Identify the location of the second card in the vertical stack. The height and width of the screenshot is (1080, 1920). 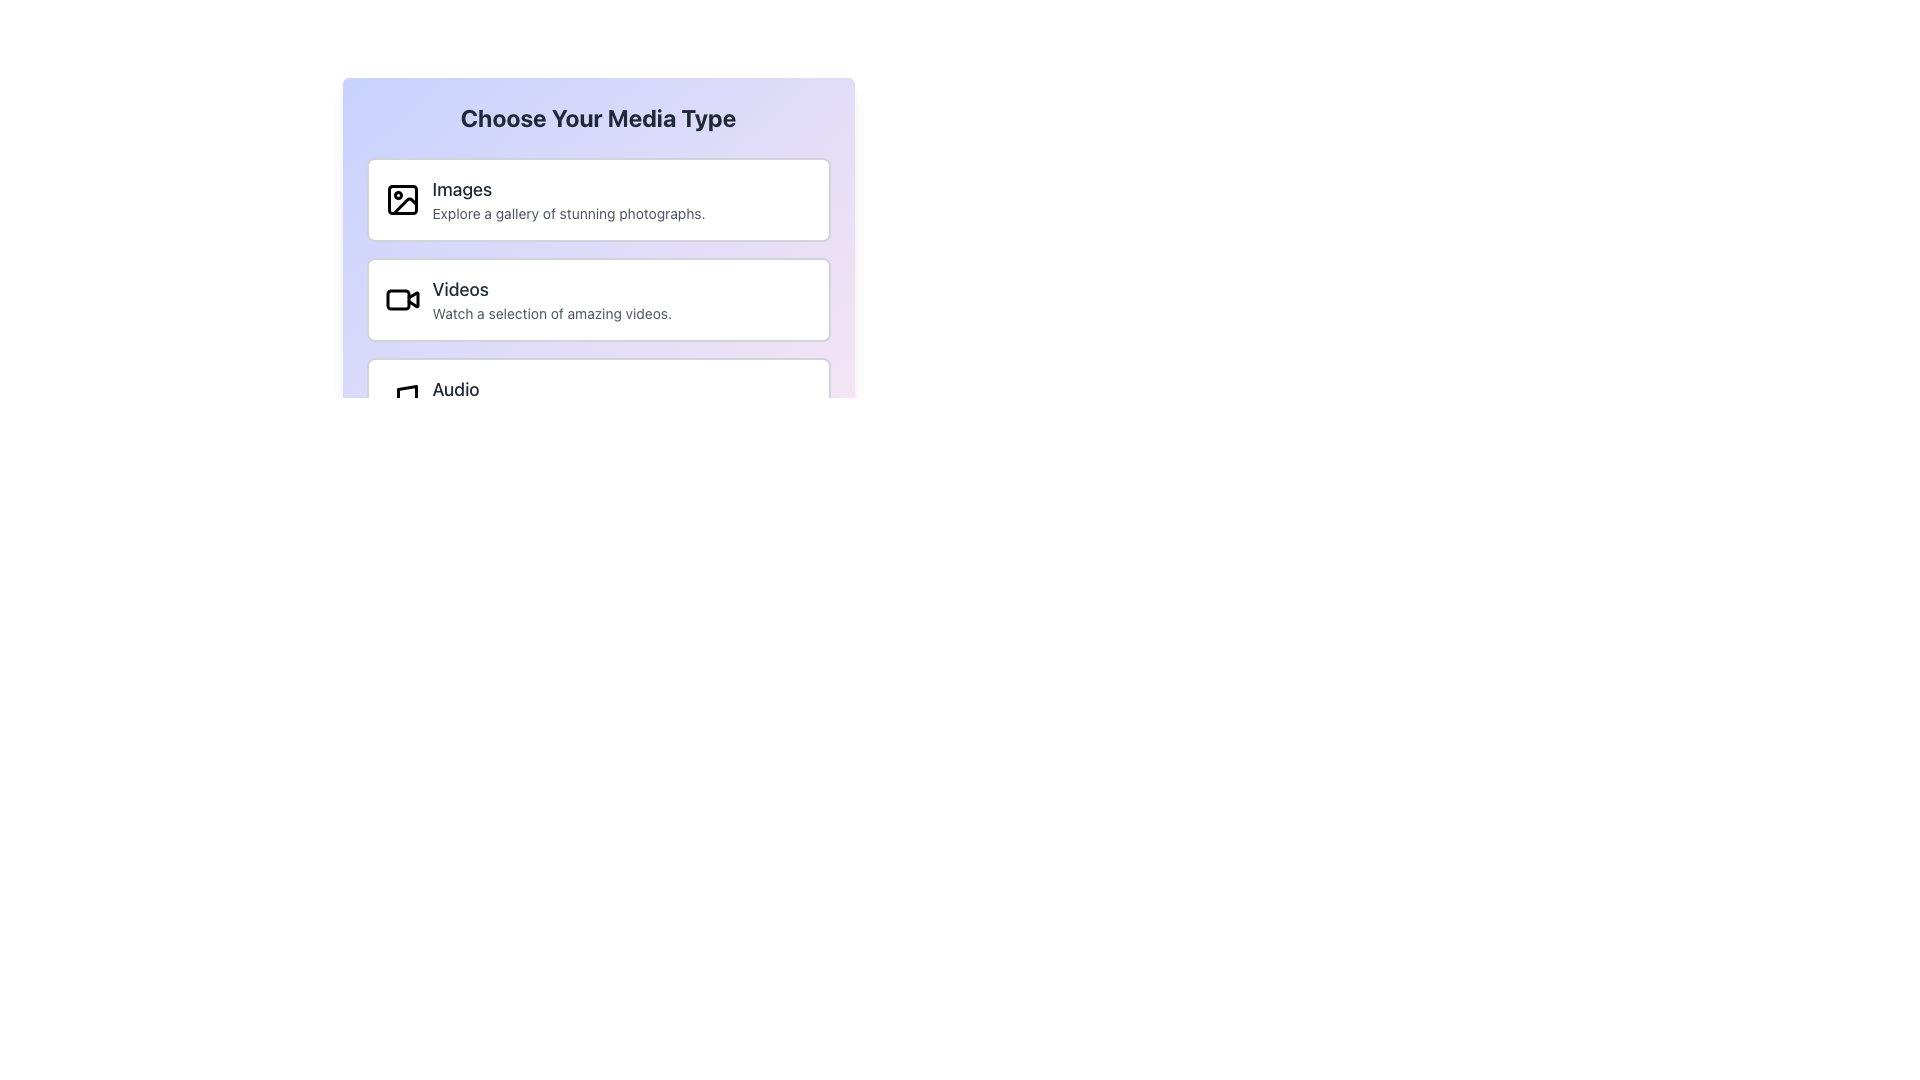
(597, 300).